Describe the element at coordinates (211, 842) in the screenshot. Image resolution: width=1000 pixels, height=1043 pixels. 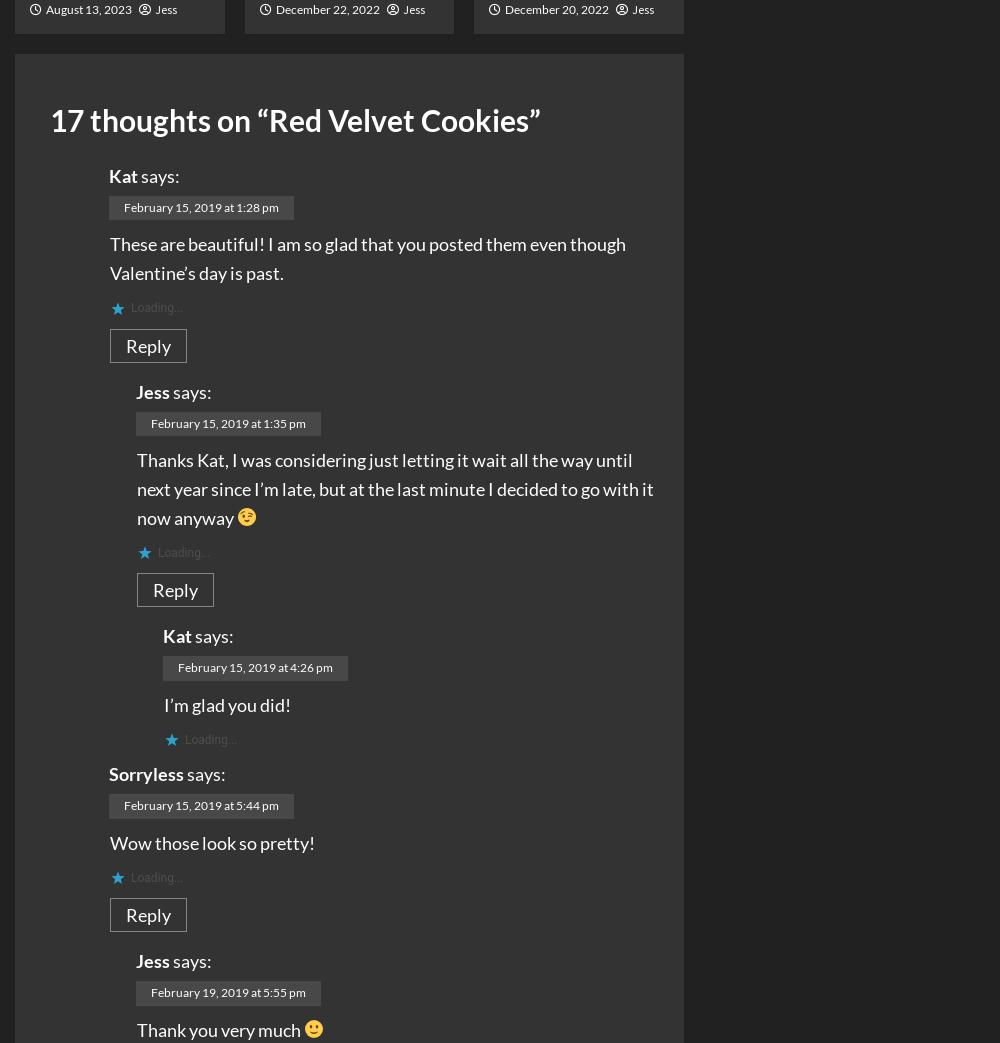
I see `'Wow those look so pretty!'` at that location.